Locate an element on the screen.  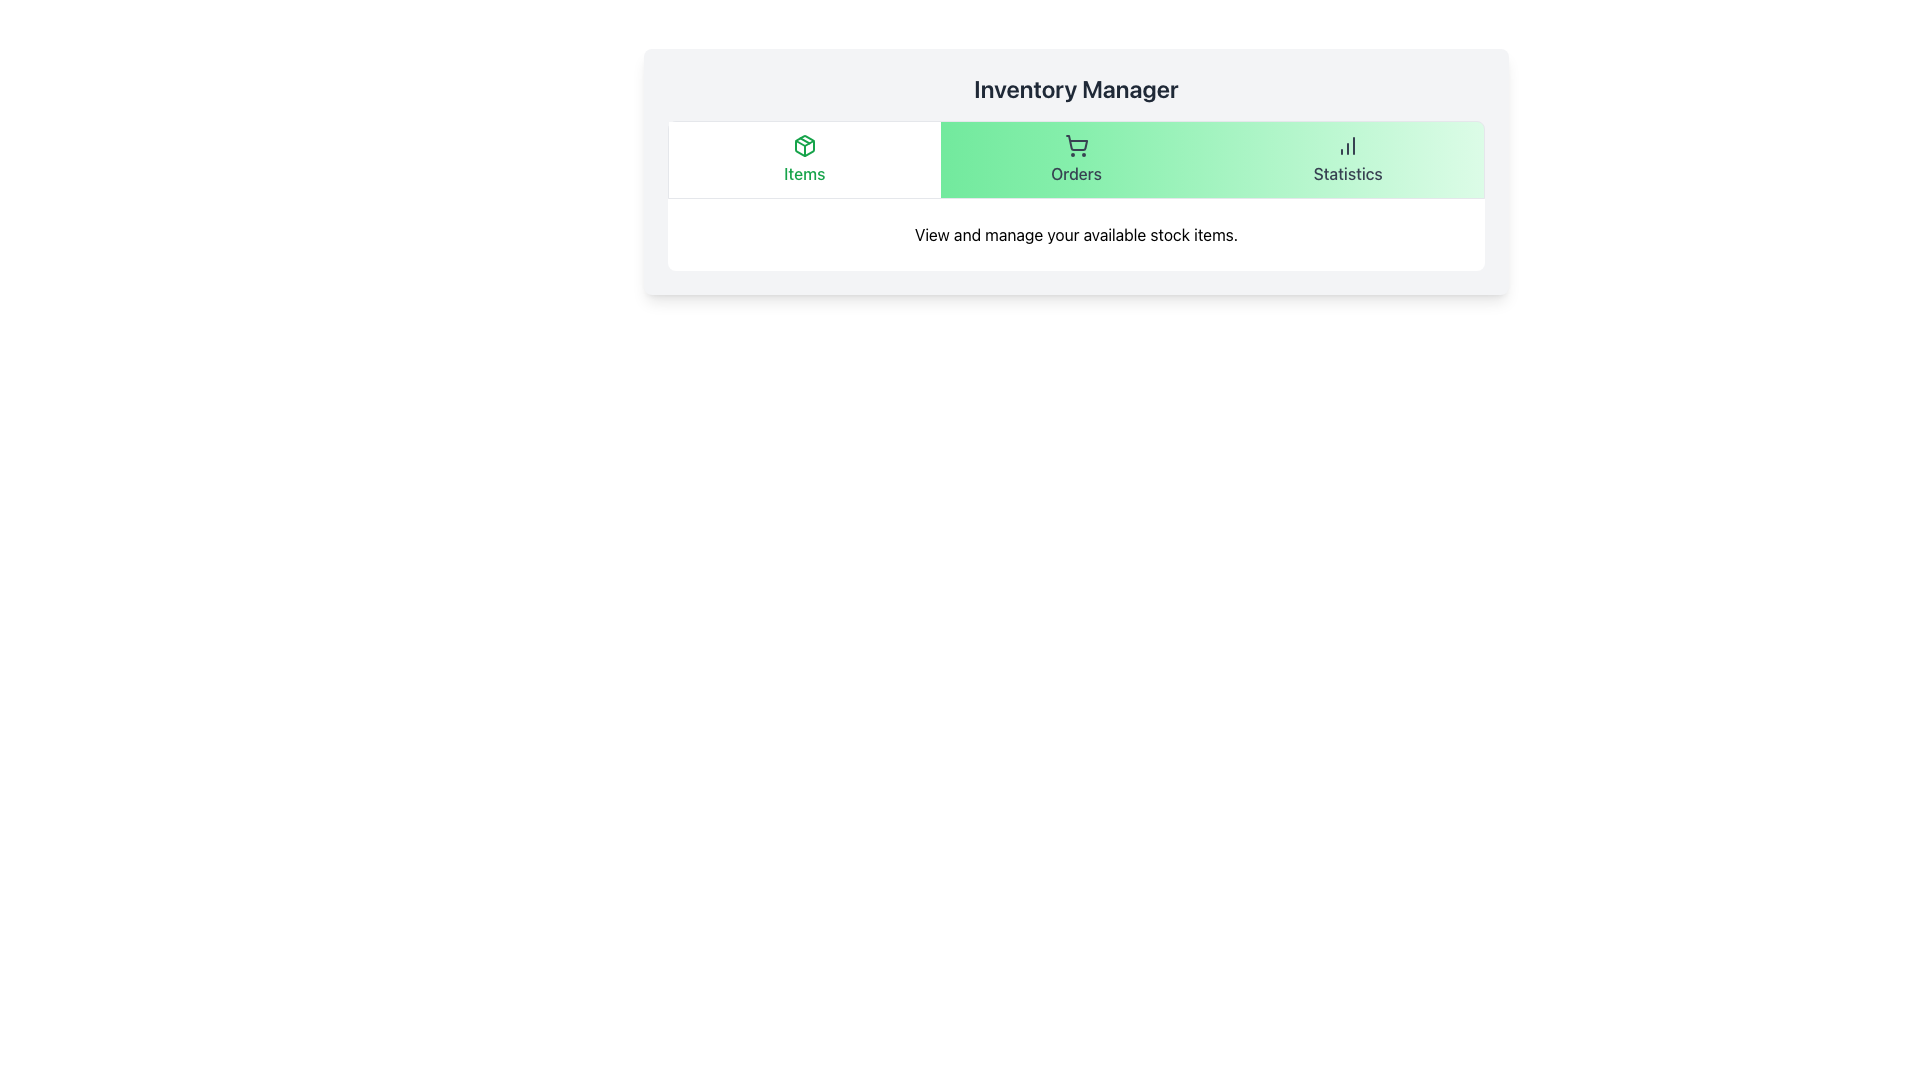
the shopping cart icon in the 'Orders' section of the menu bar is located at coordinates (1075, 145).